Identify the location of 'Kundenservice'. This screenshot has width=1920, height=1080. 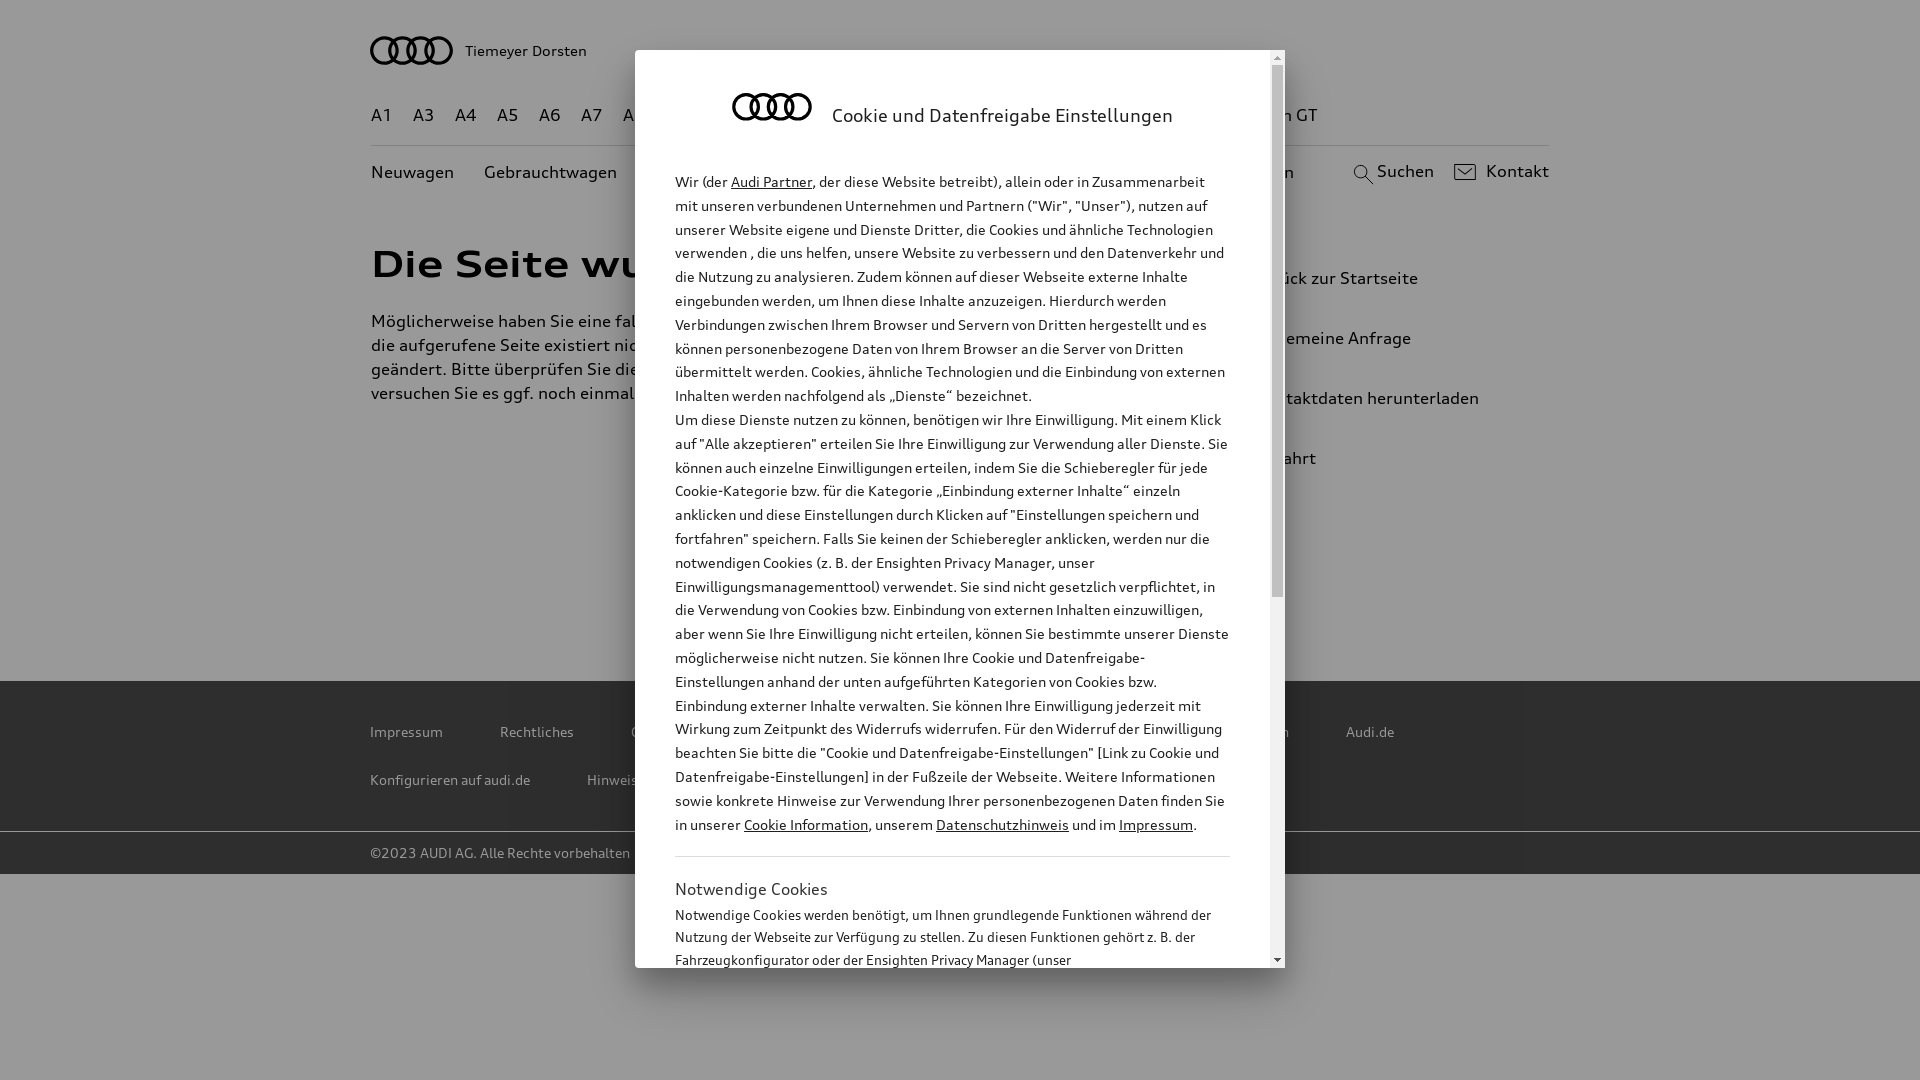
(970, 171).